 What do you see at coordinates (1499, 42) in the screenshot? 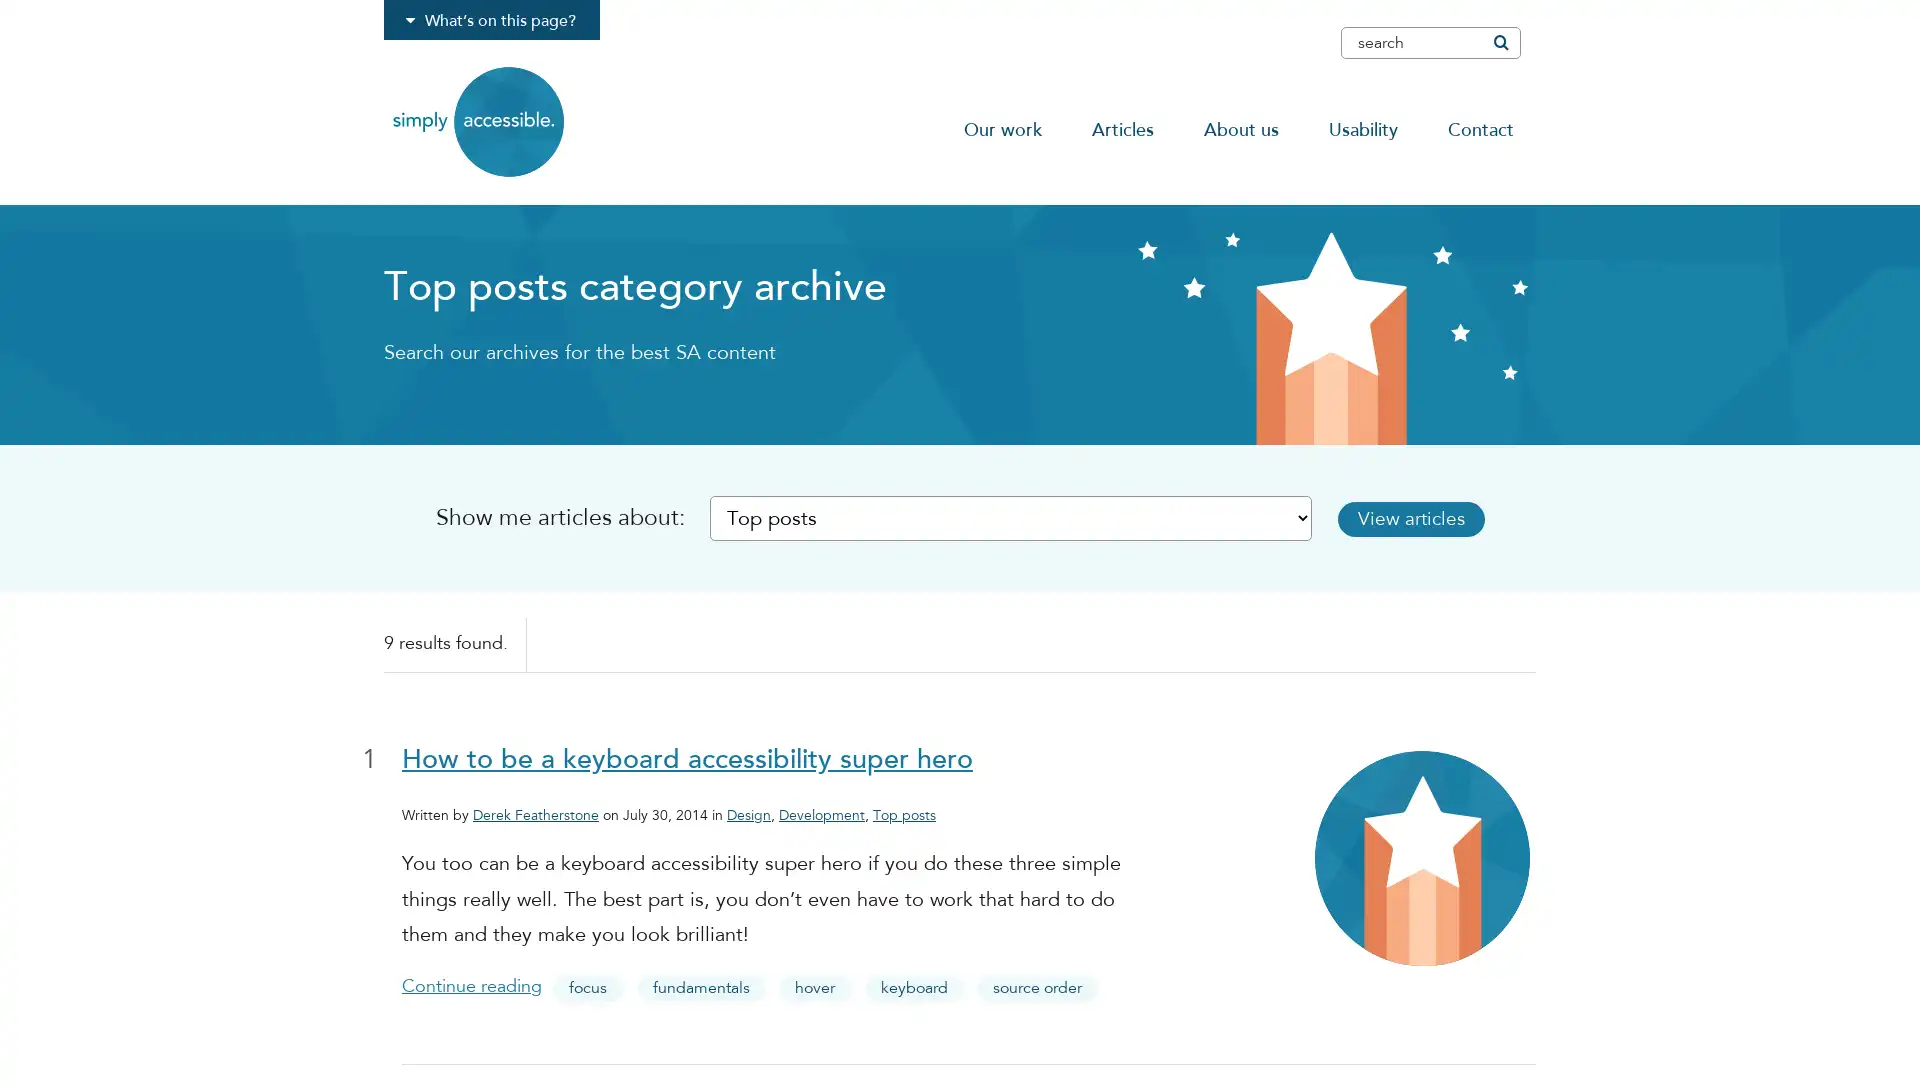
I see `Submit Search` at bounding box center [1499, 42].